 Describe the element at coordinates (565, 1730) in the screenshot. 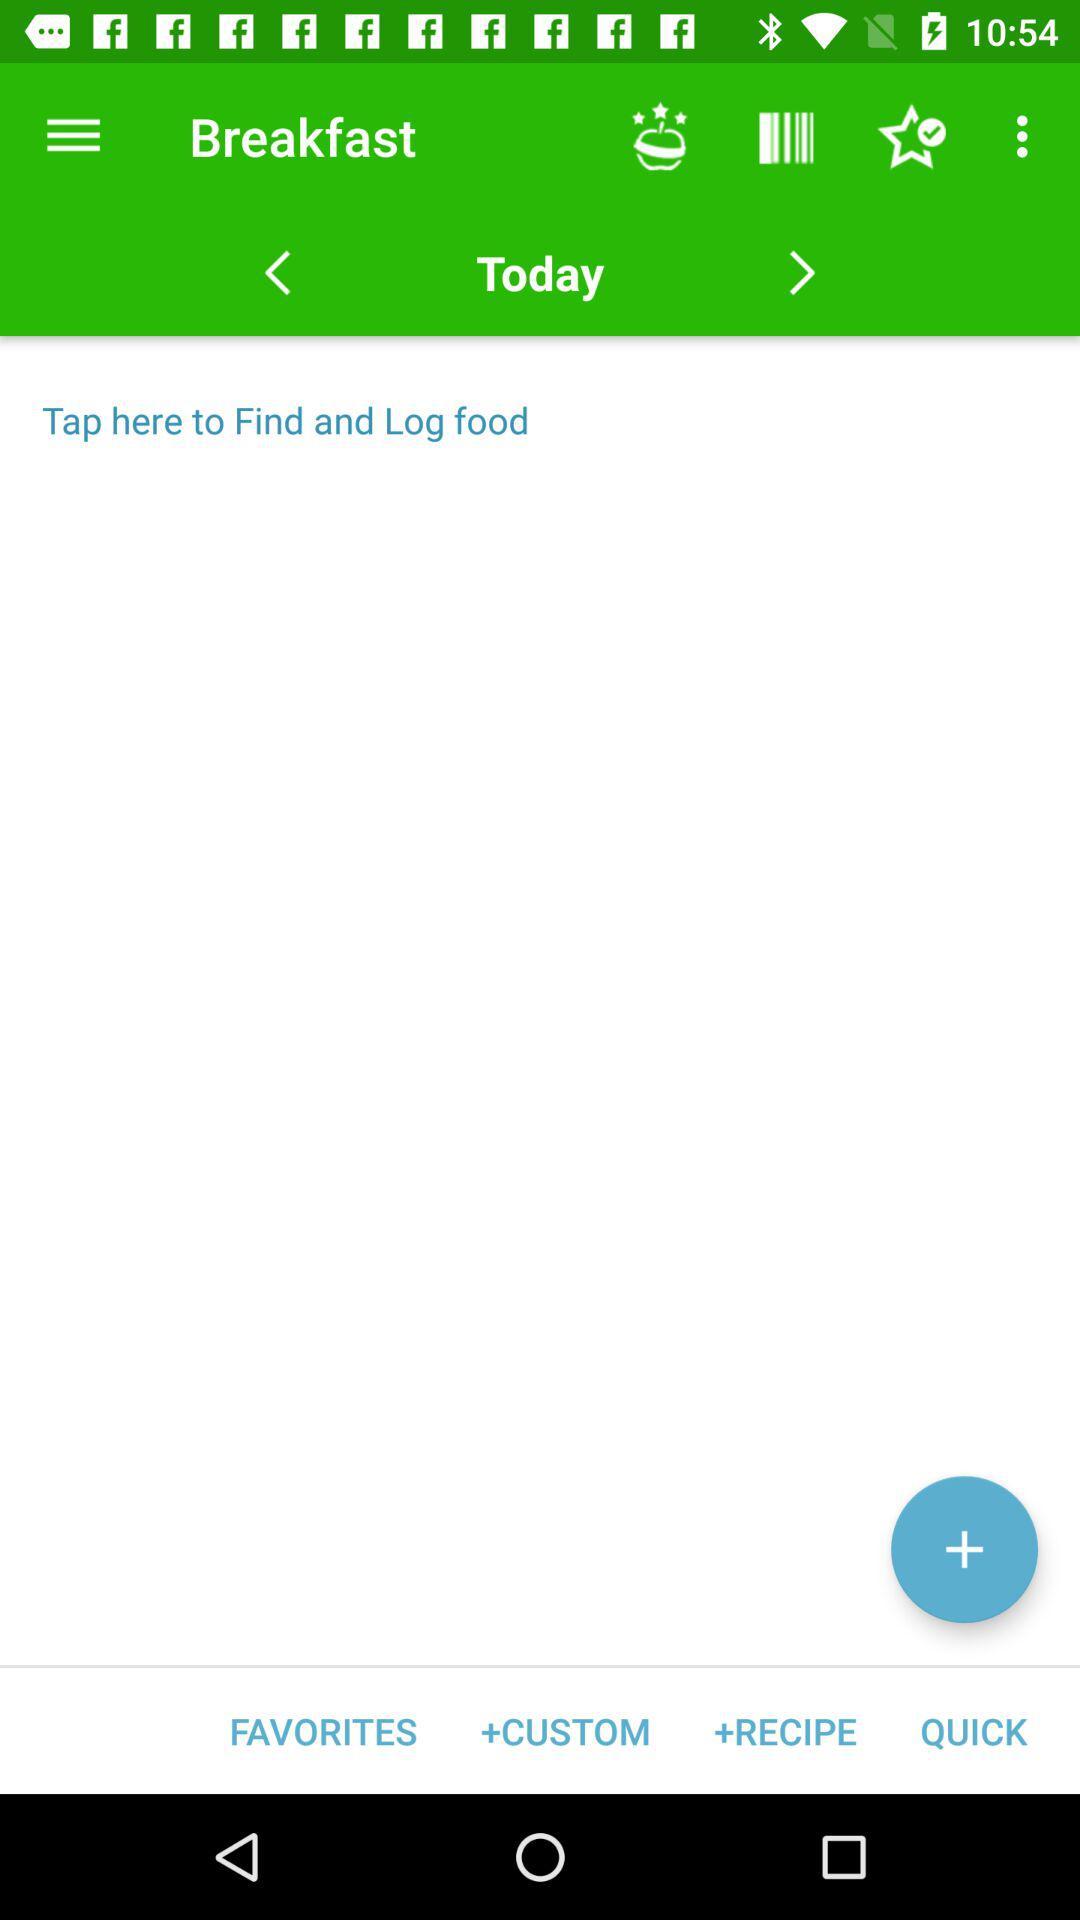

I see `the icon next to the favorites item` at that location.